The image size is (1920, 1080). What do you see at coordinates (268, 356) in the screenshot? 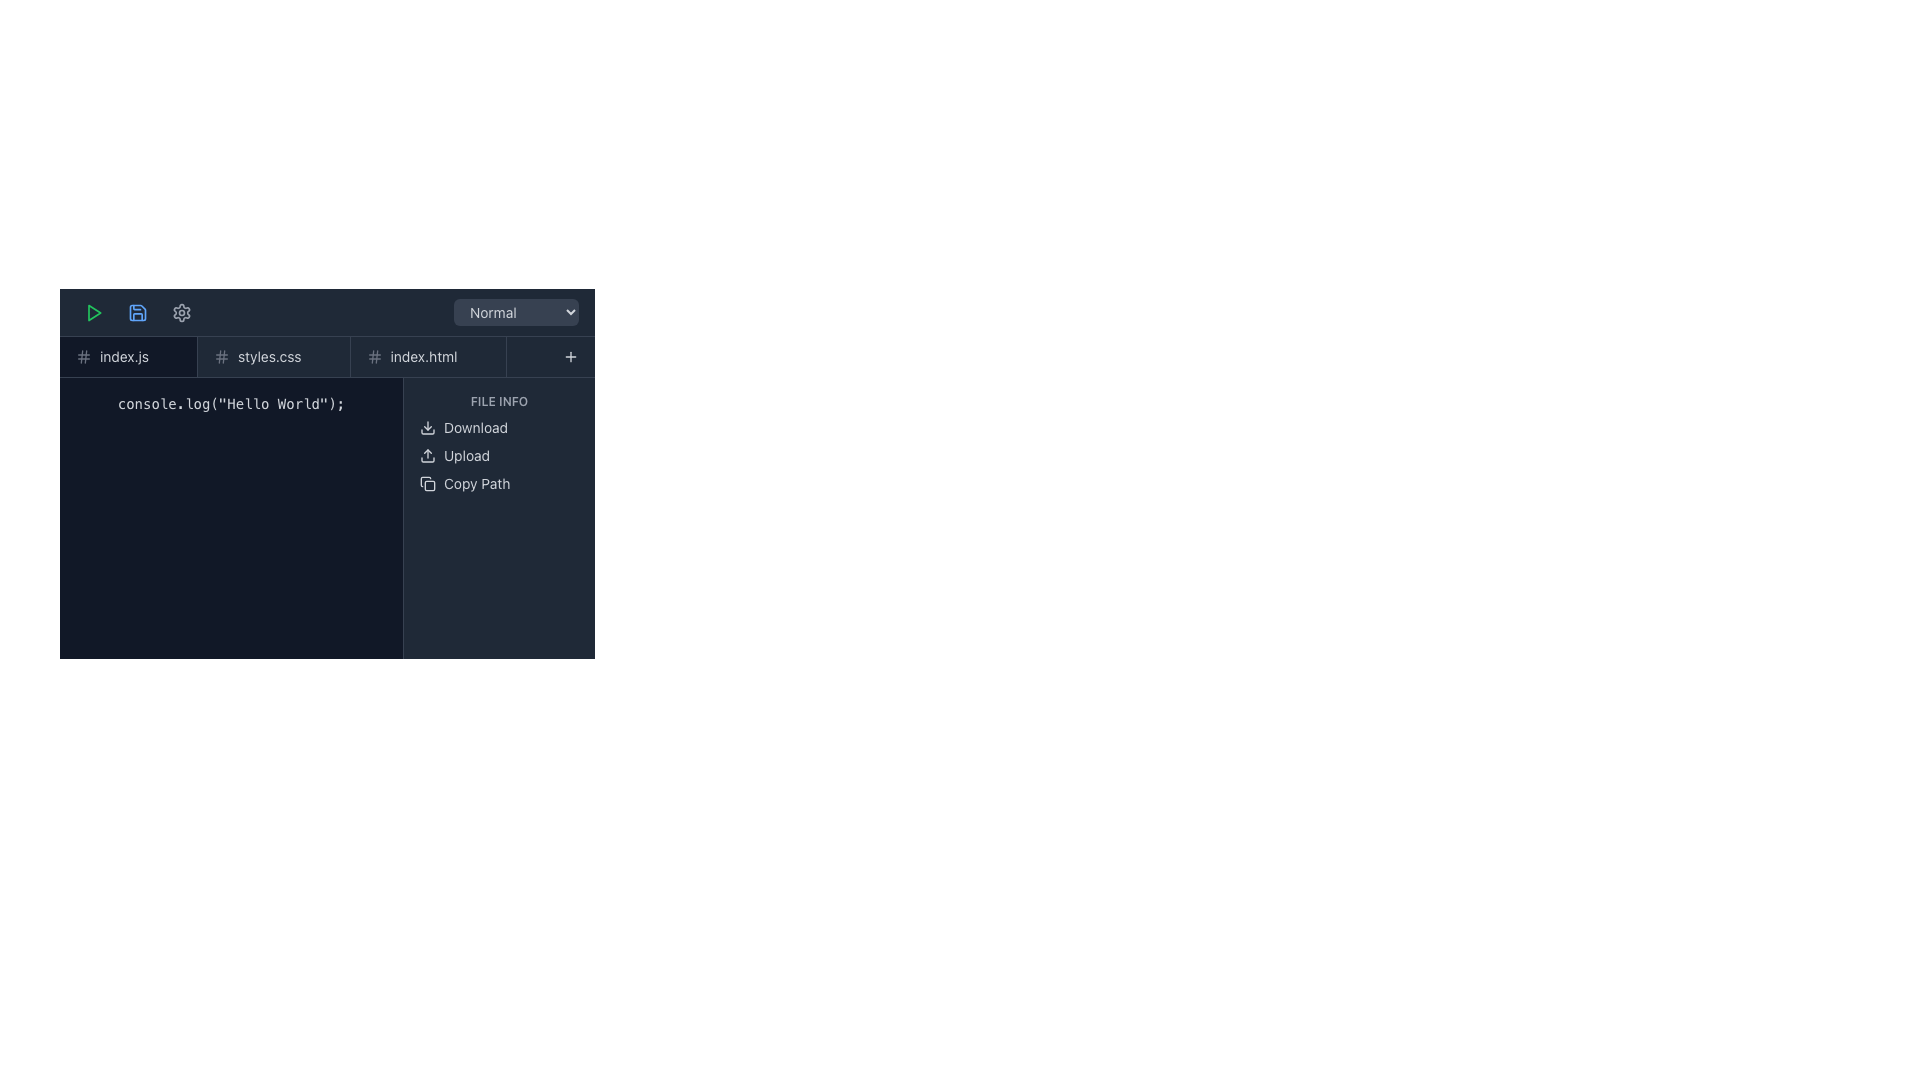
I see `the text label 'styles.css'` at bounding box center [268, 356].